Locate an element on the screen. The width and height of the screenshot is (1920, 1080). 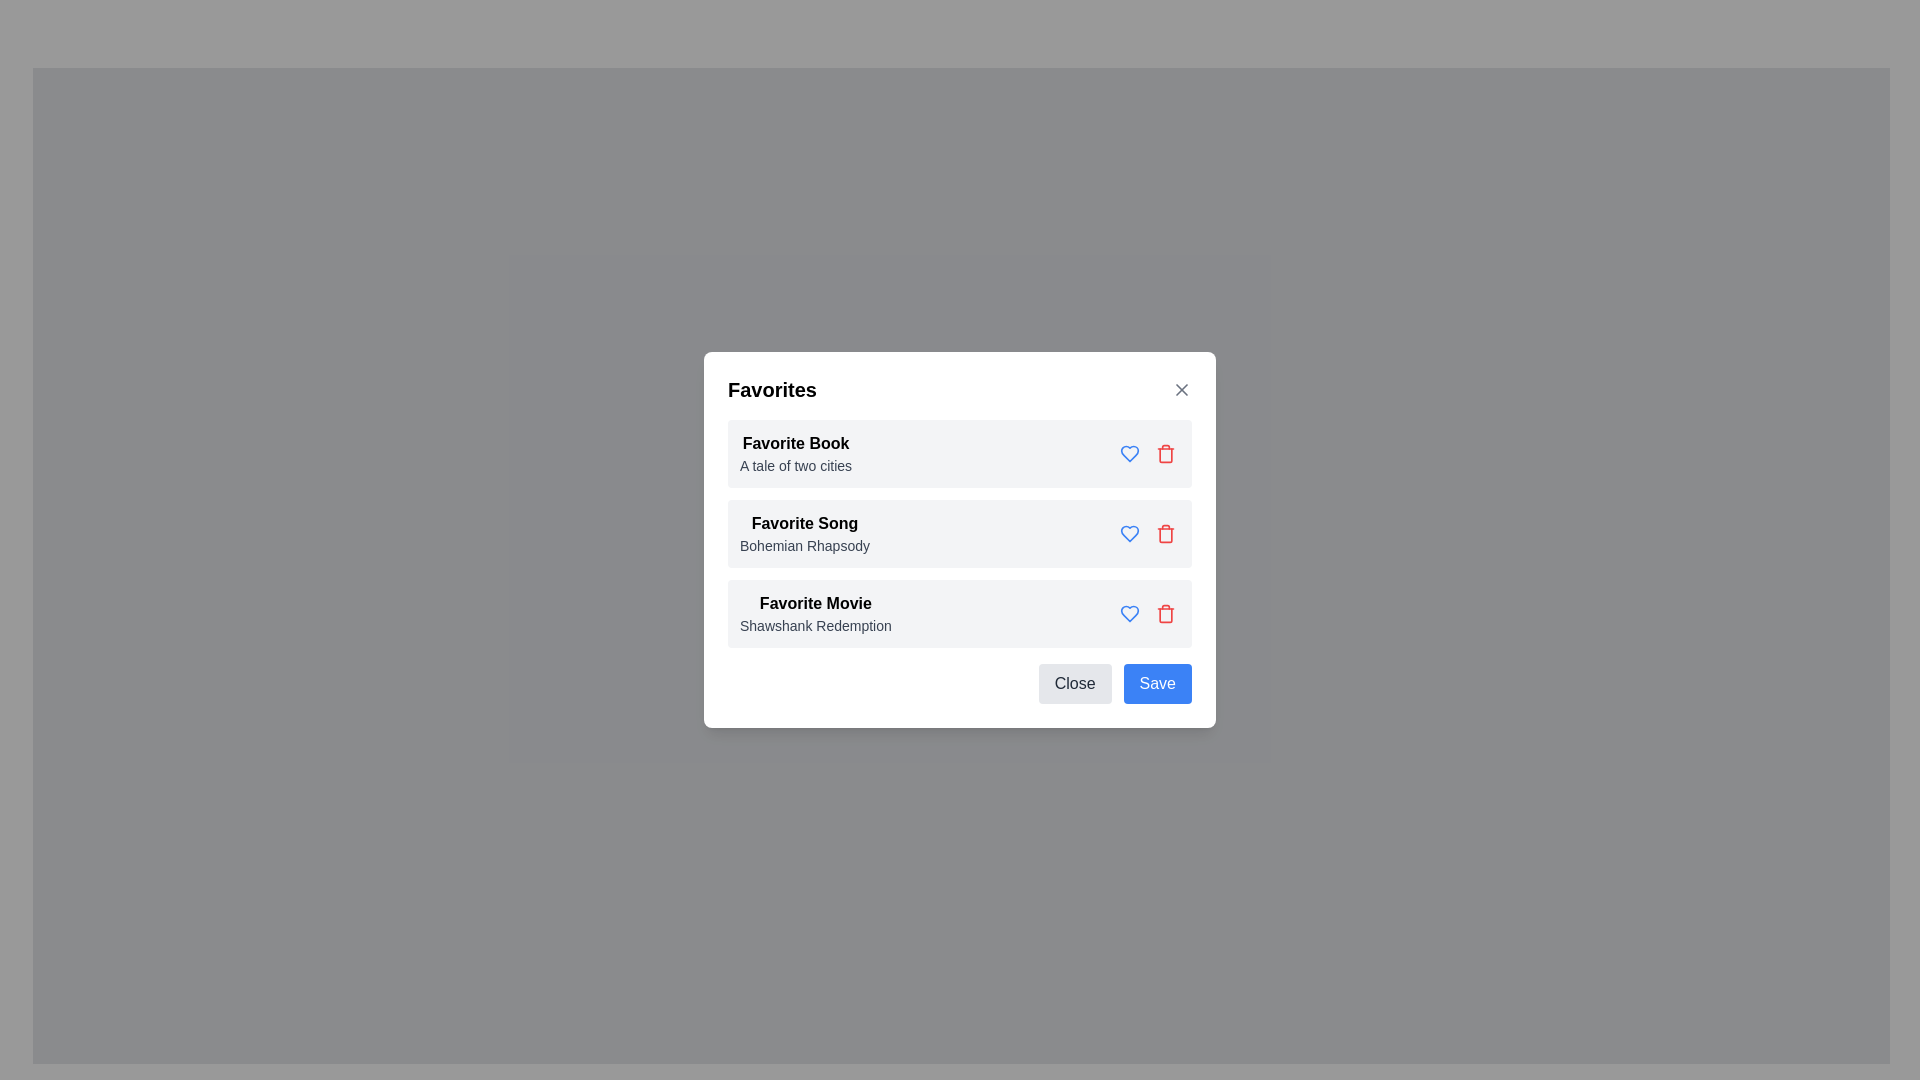
the red trash can icon, which is located to the right of the 'Favorite Song' item is located at coordinates (1166, 532).